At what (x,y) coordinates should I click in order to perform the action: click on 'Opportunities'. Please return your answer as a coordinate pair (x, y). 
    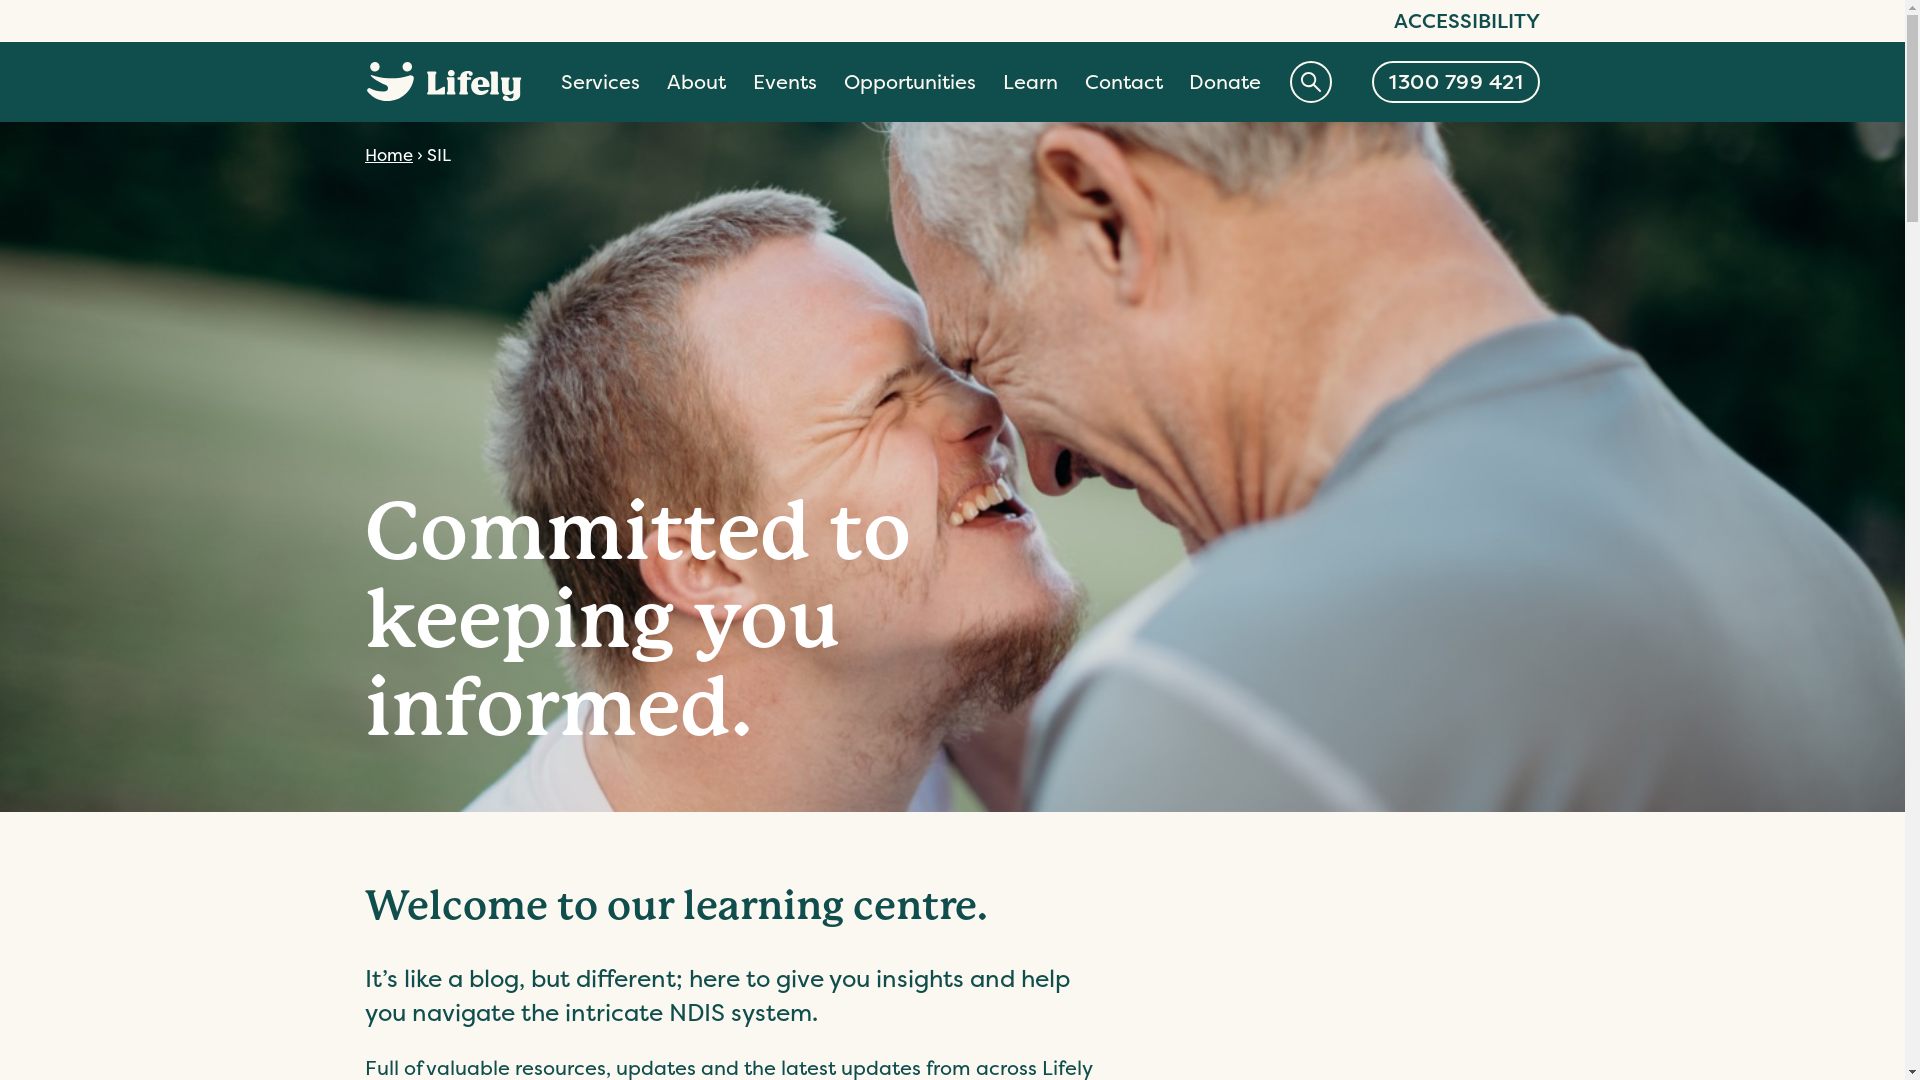
    Looking at the image, I should click on (909, 82).